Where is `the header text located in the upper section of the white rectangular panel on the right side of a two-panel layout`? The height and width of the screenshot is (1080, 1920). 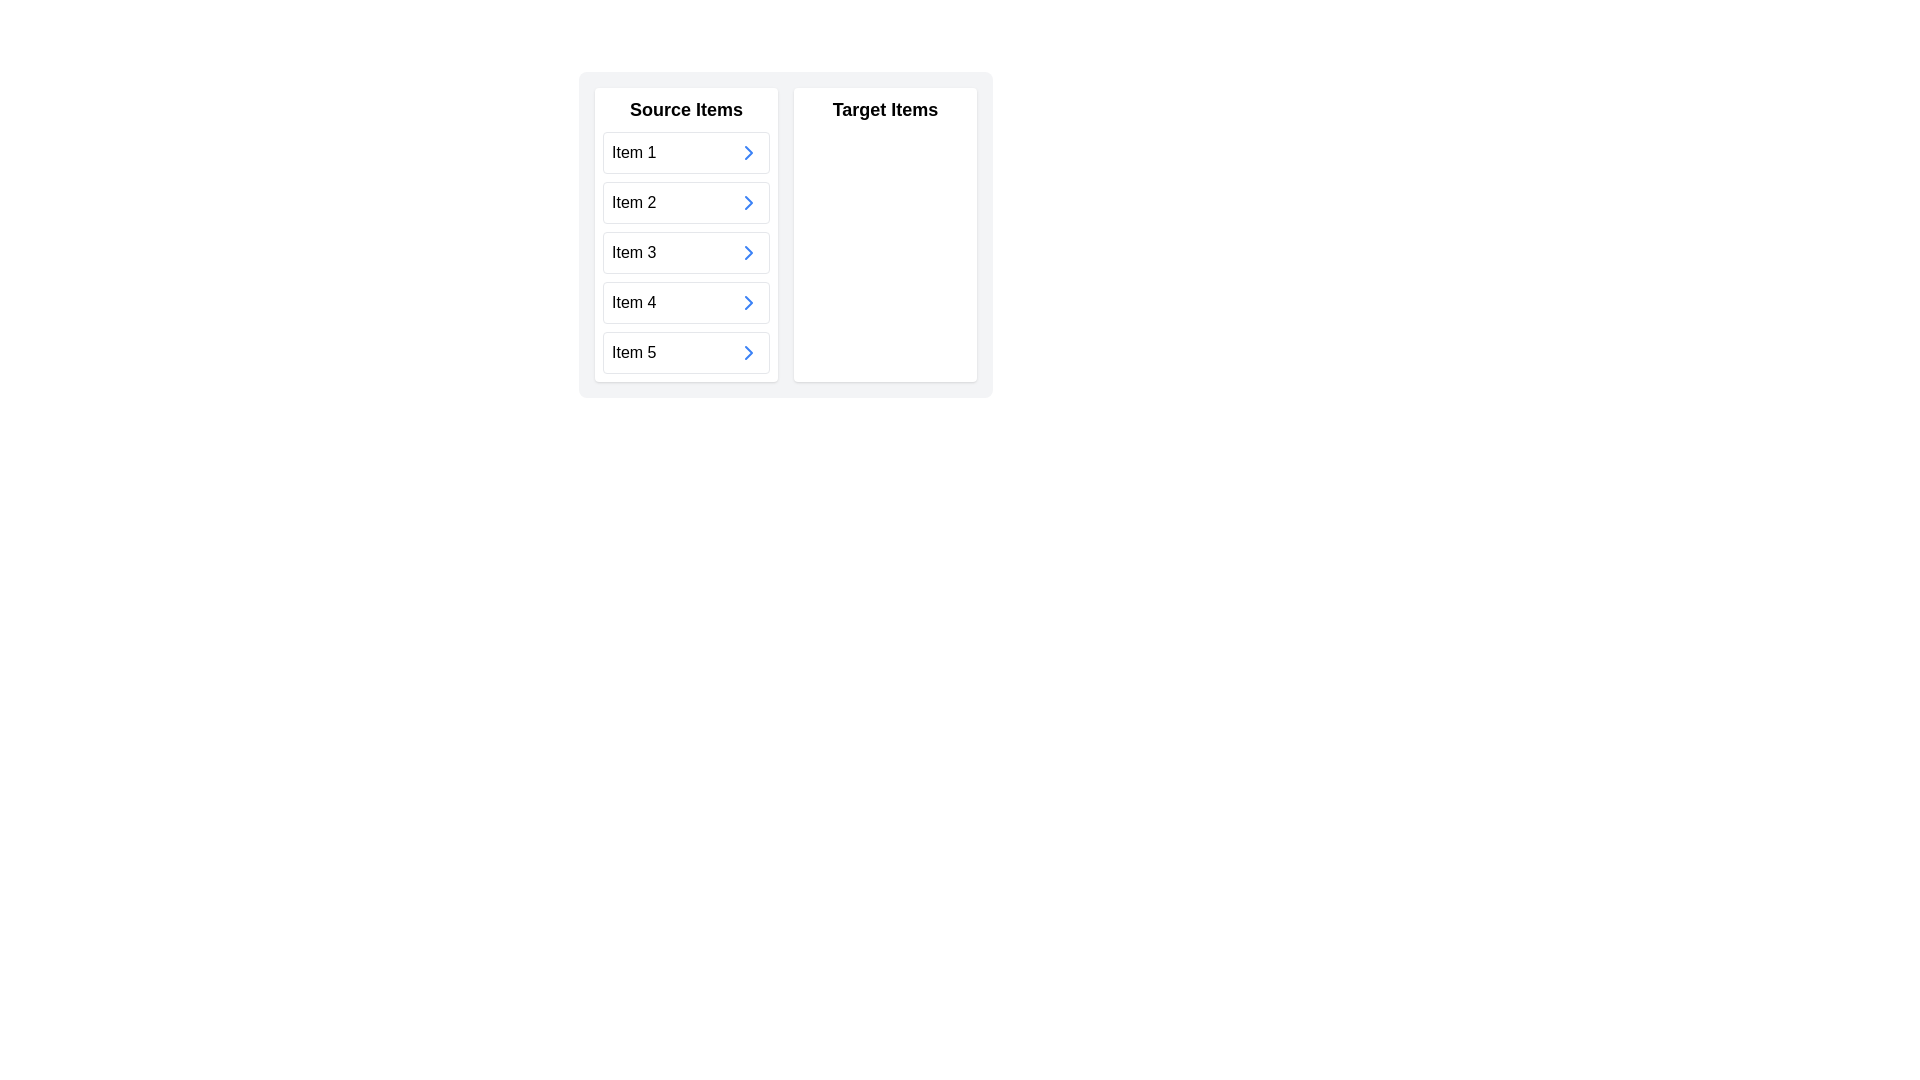 the header text located in the upper section of the white rectangular panel on the right side of a two-panel layout is located at coordinates (884, 110).